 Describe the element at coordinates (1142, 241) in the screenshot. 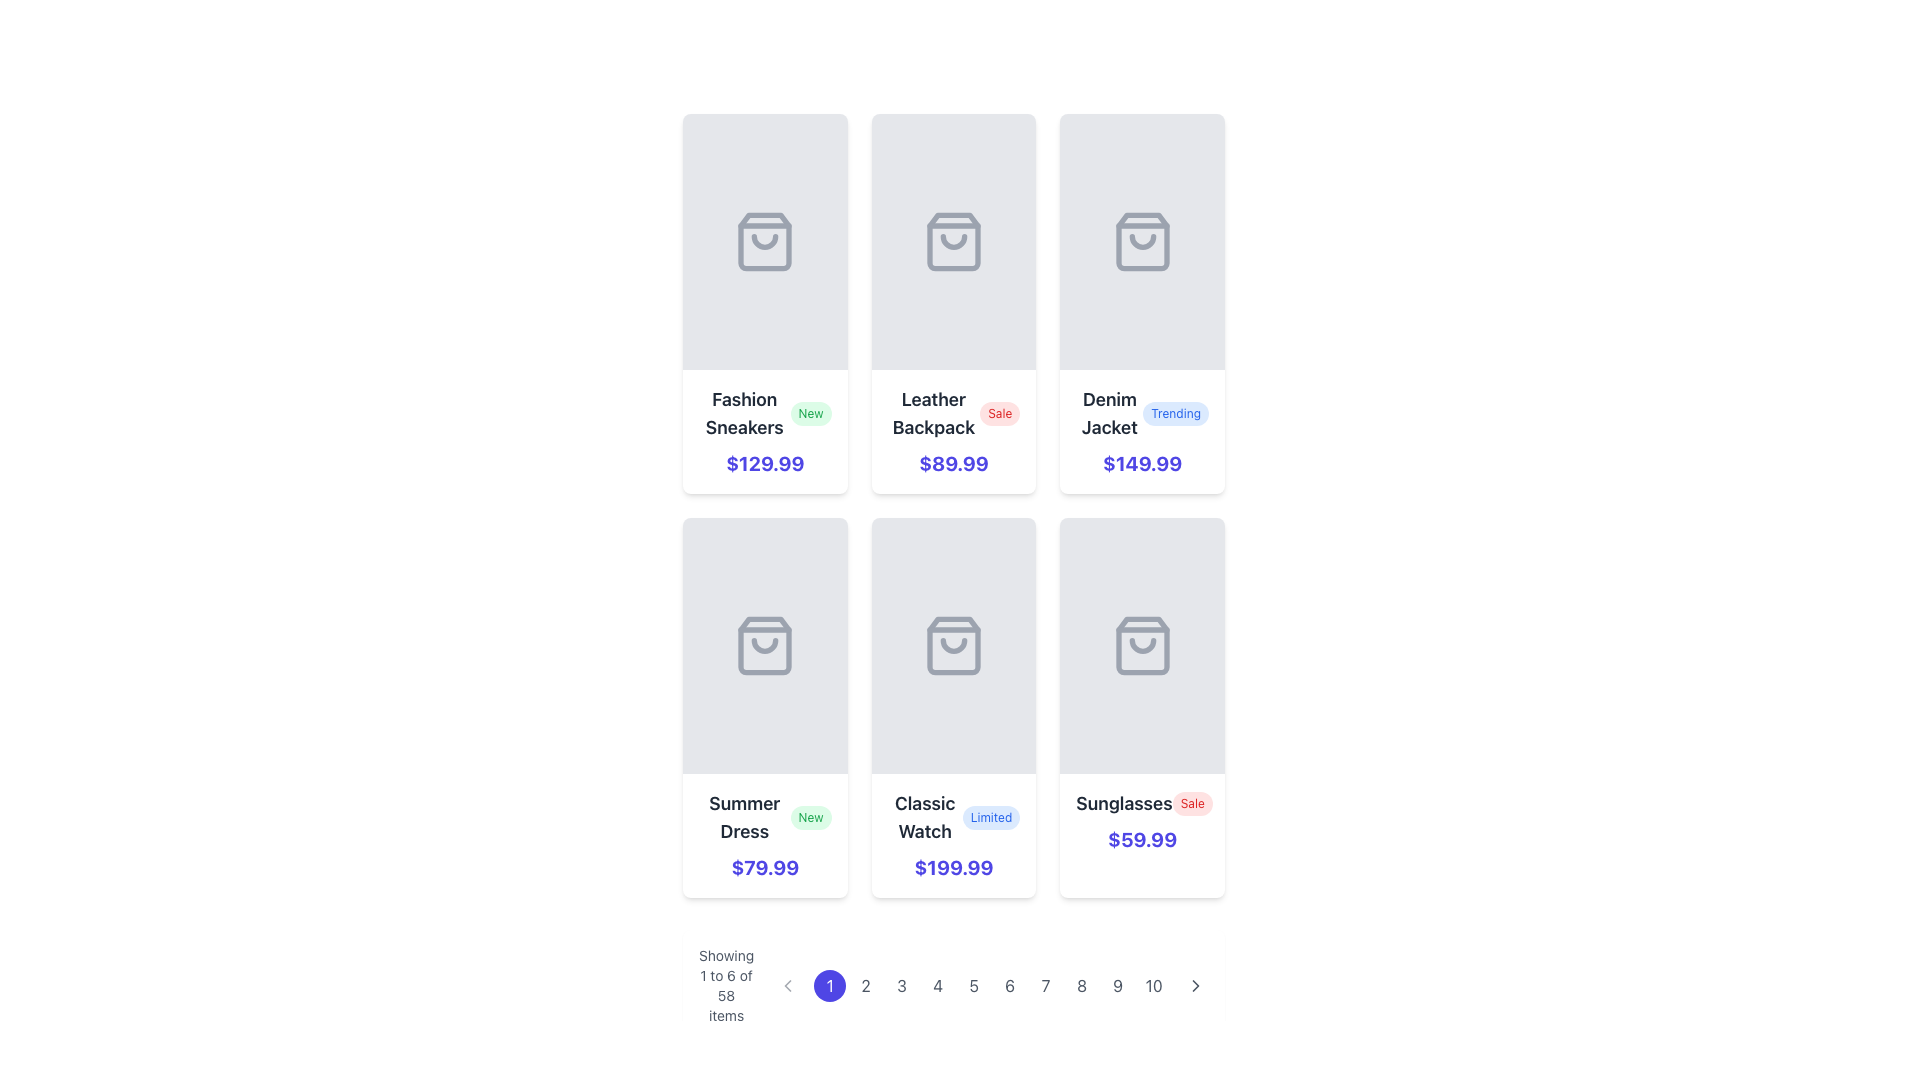

I see `the graphical icon resembling a shopping bag located in the top-middle card of the grid, which is titled 'Denim Jacket.'` at that location.